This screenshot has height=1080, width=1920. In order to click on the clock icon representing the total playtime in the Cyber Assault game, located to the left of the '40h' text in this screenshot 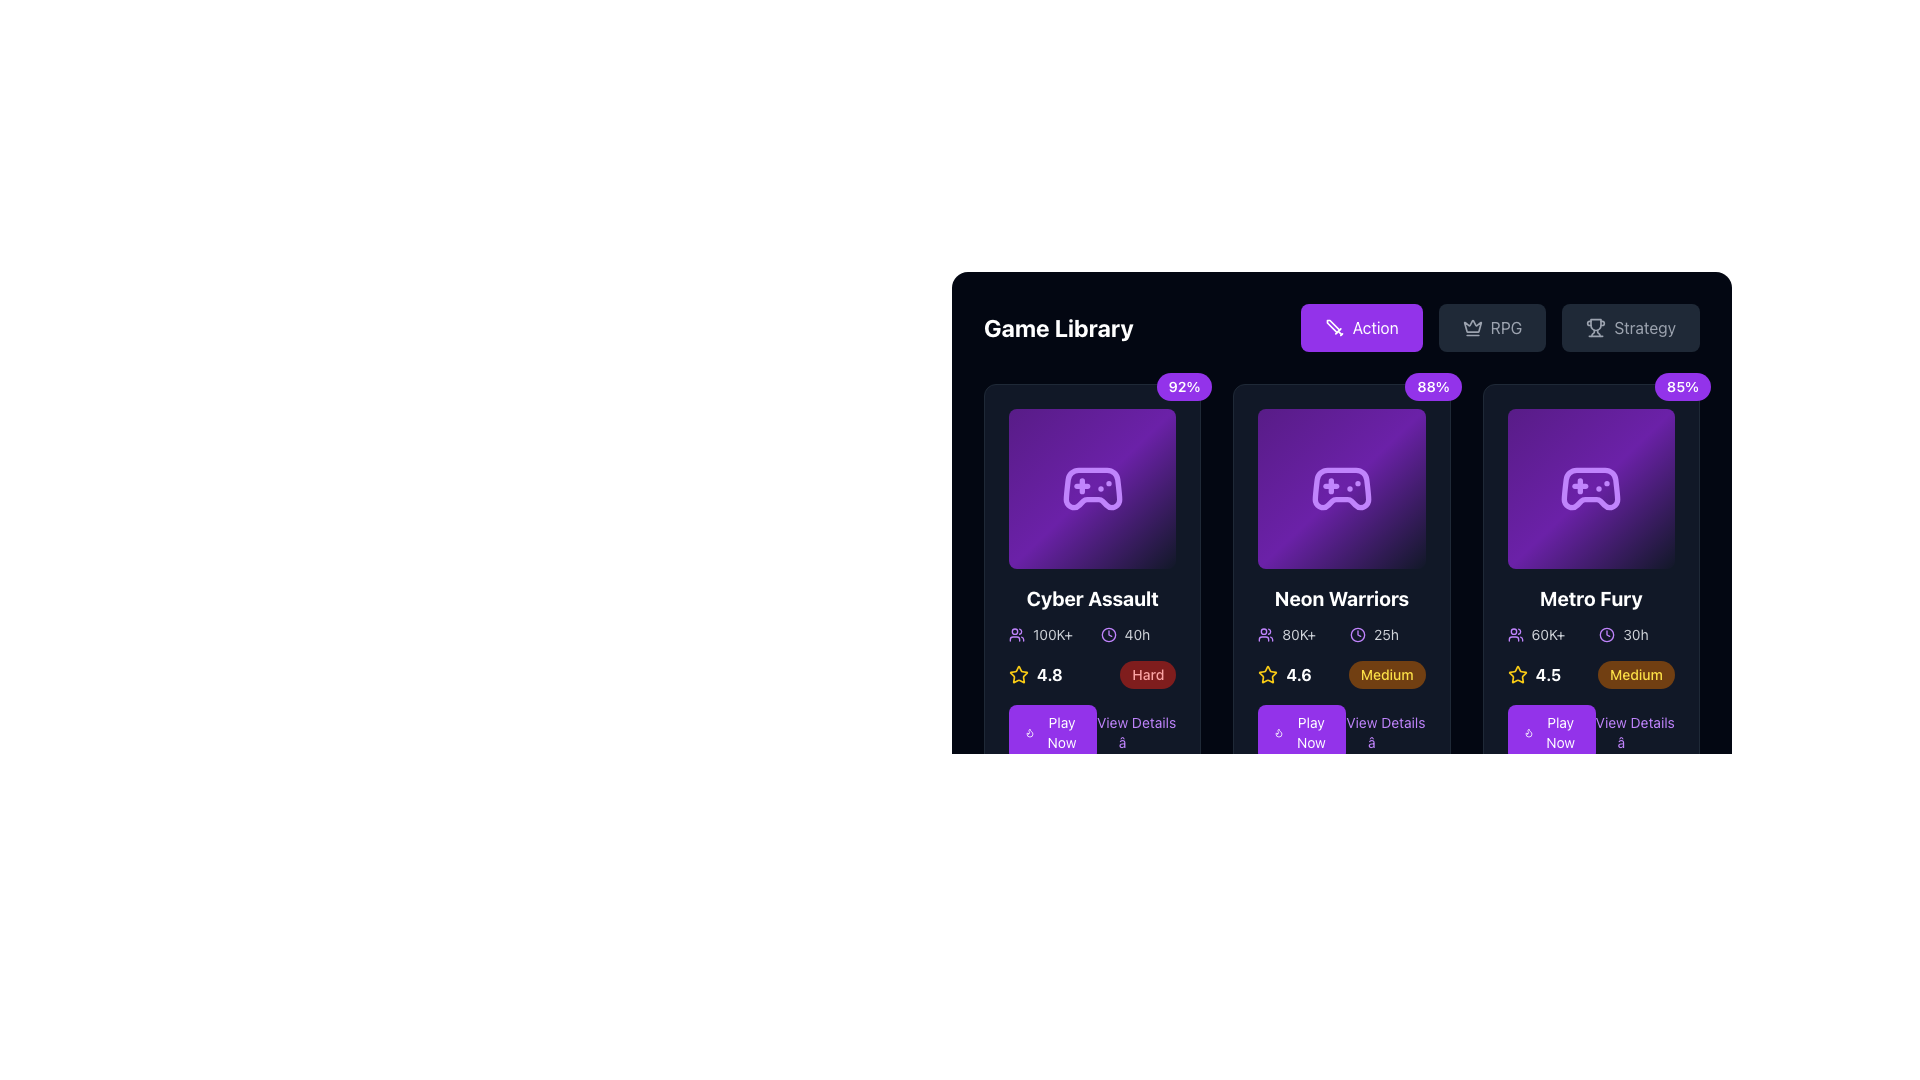, I will do `click(1107, 635)`.